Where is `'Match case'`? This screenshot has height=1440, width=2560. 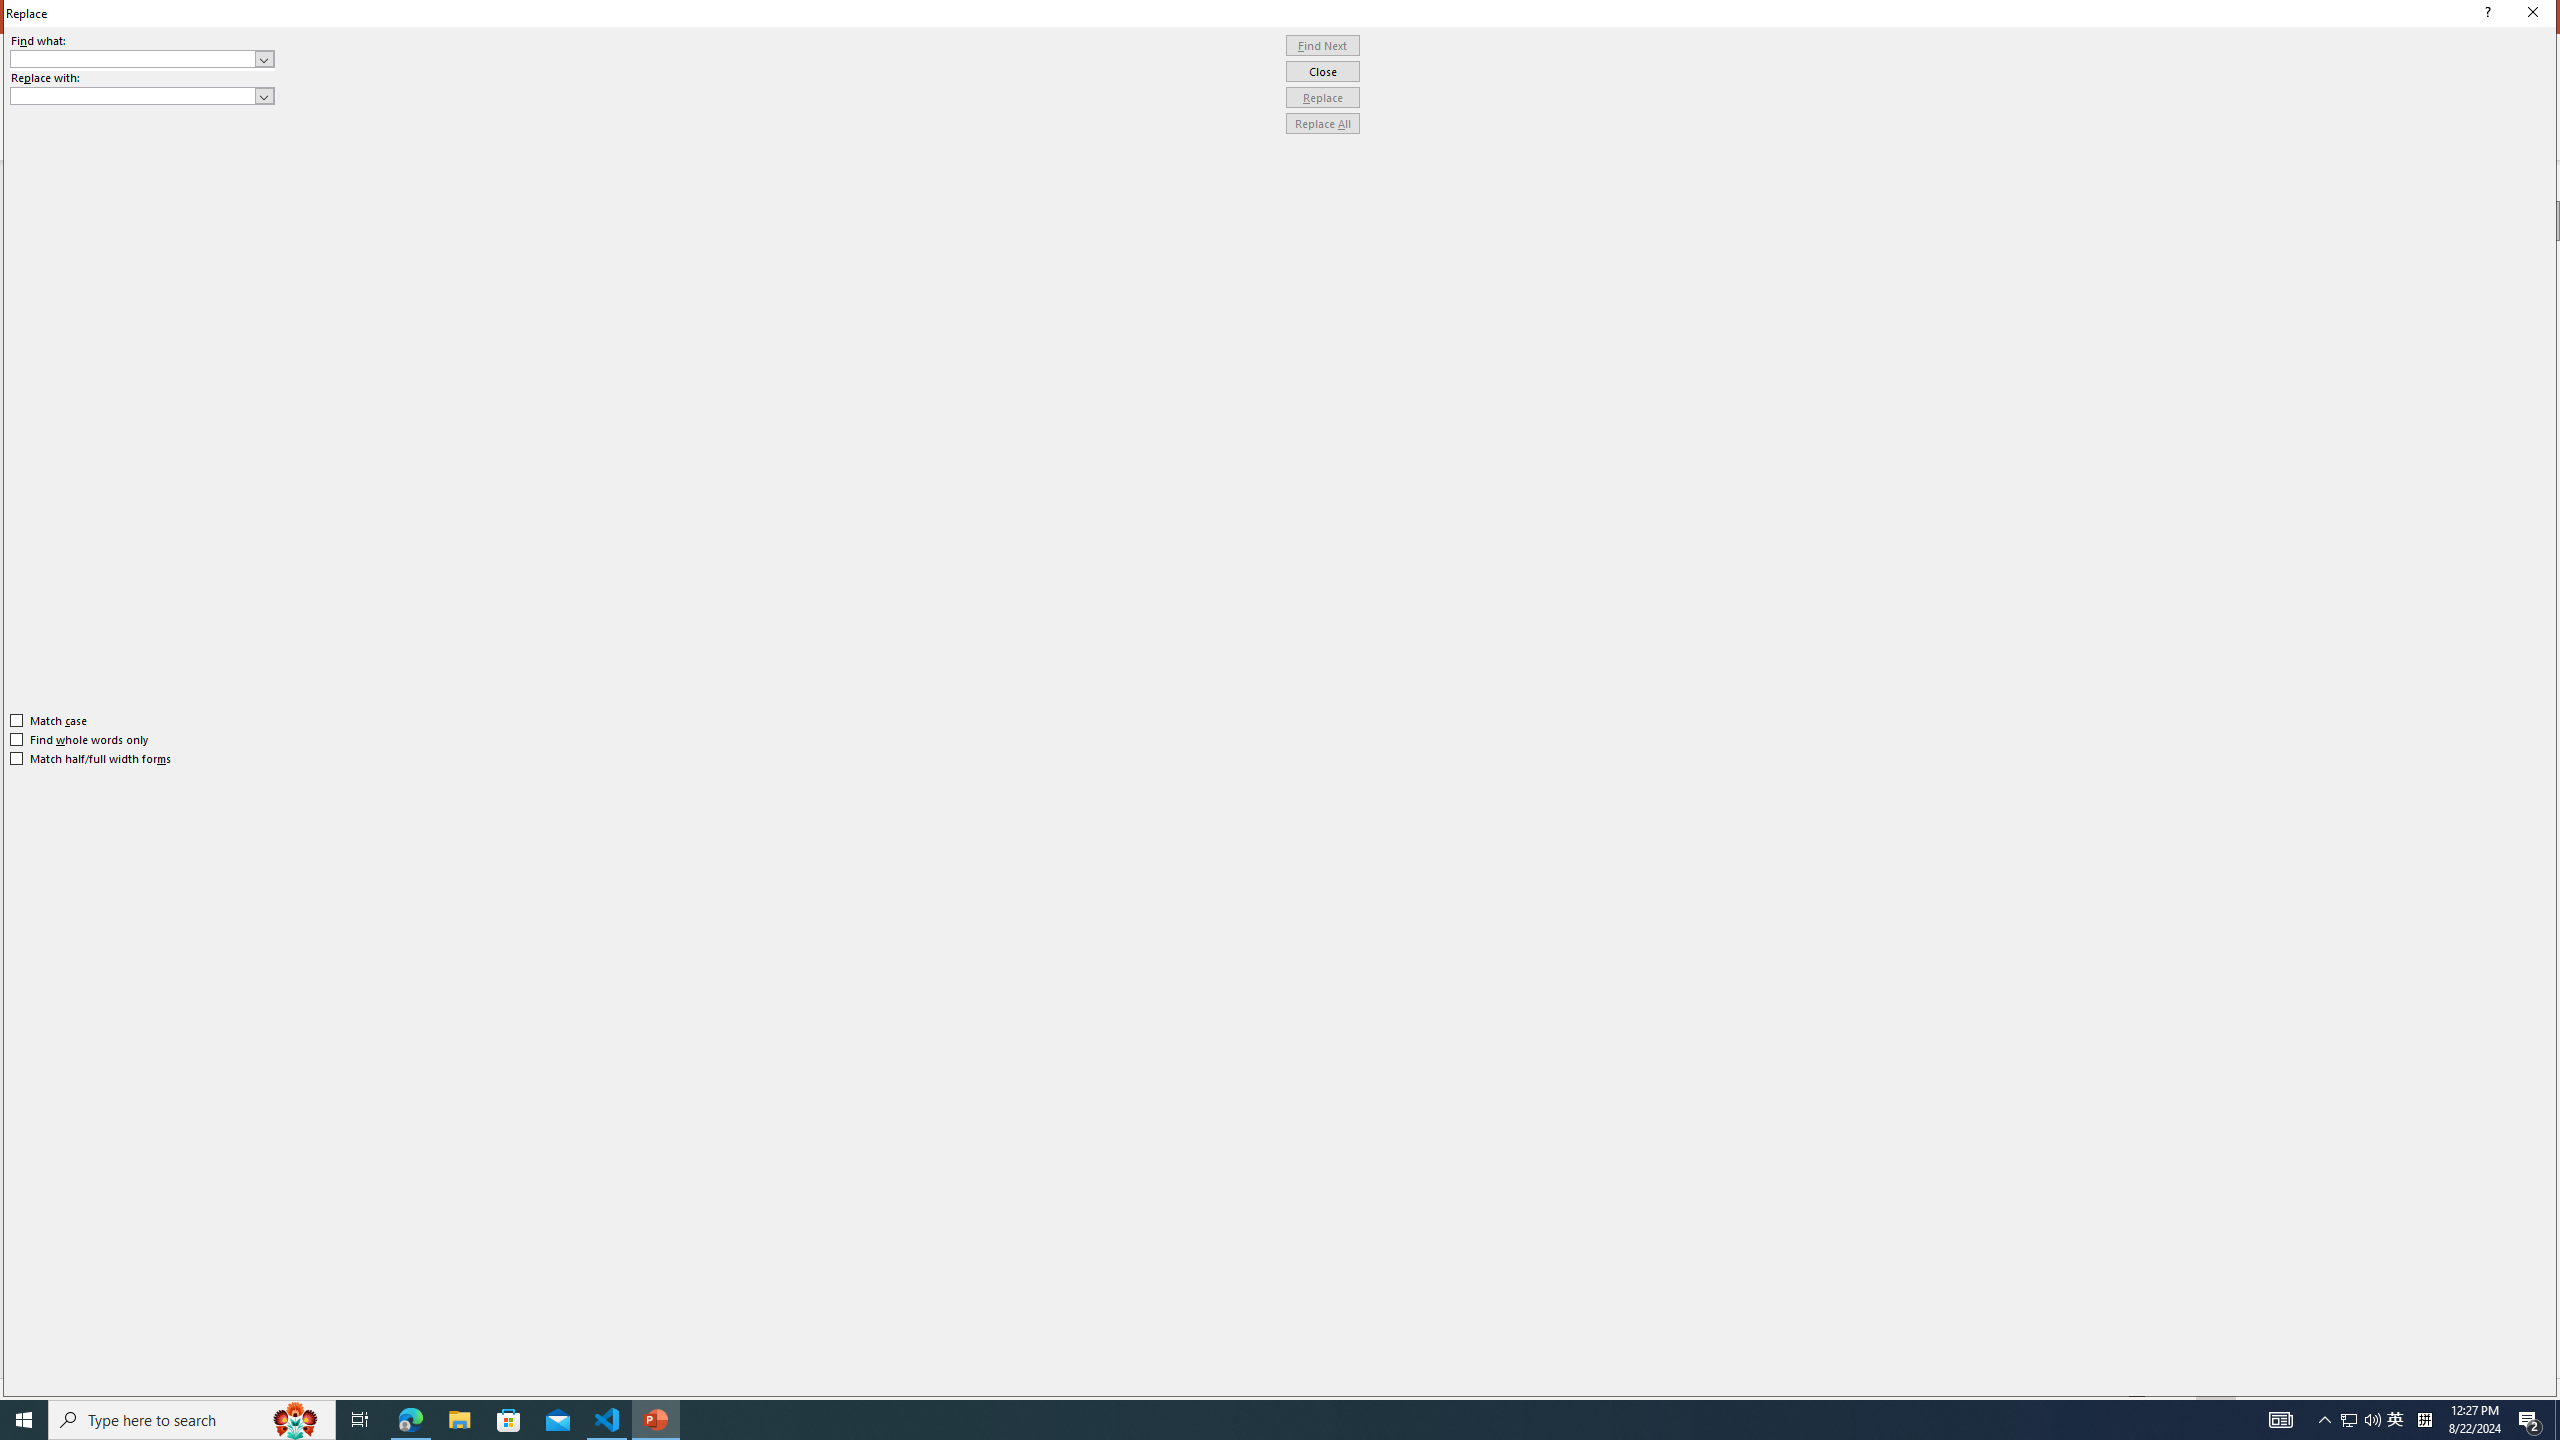
'Match case' is located at coordinates (48, 720).